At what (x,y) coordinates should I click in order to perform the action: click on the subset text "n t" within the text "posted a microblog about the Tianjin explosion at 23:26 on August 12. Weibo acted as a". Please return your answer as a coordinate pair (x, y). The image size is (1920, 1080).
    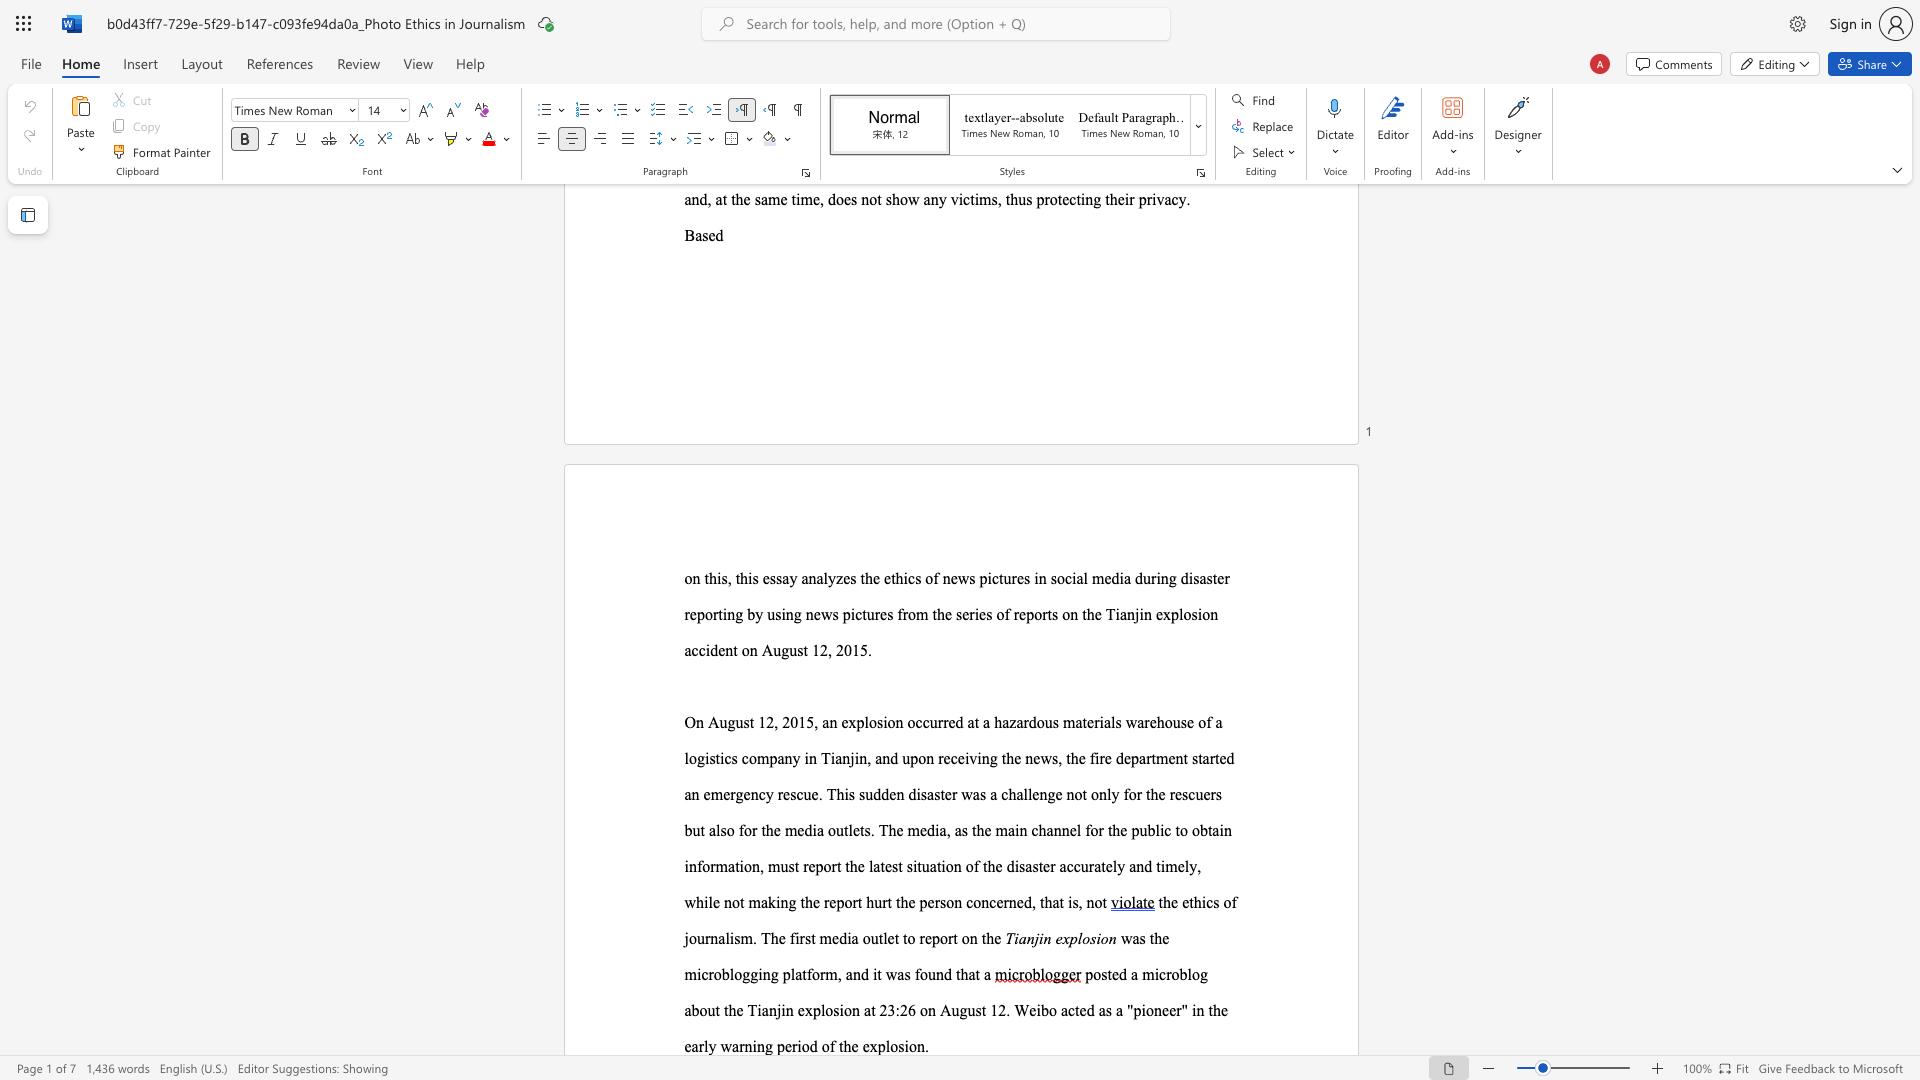
    Looking at the image, I should click on (1196, 1010).